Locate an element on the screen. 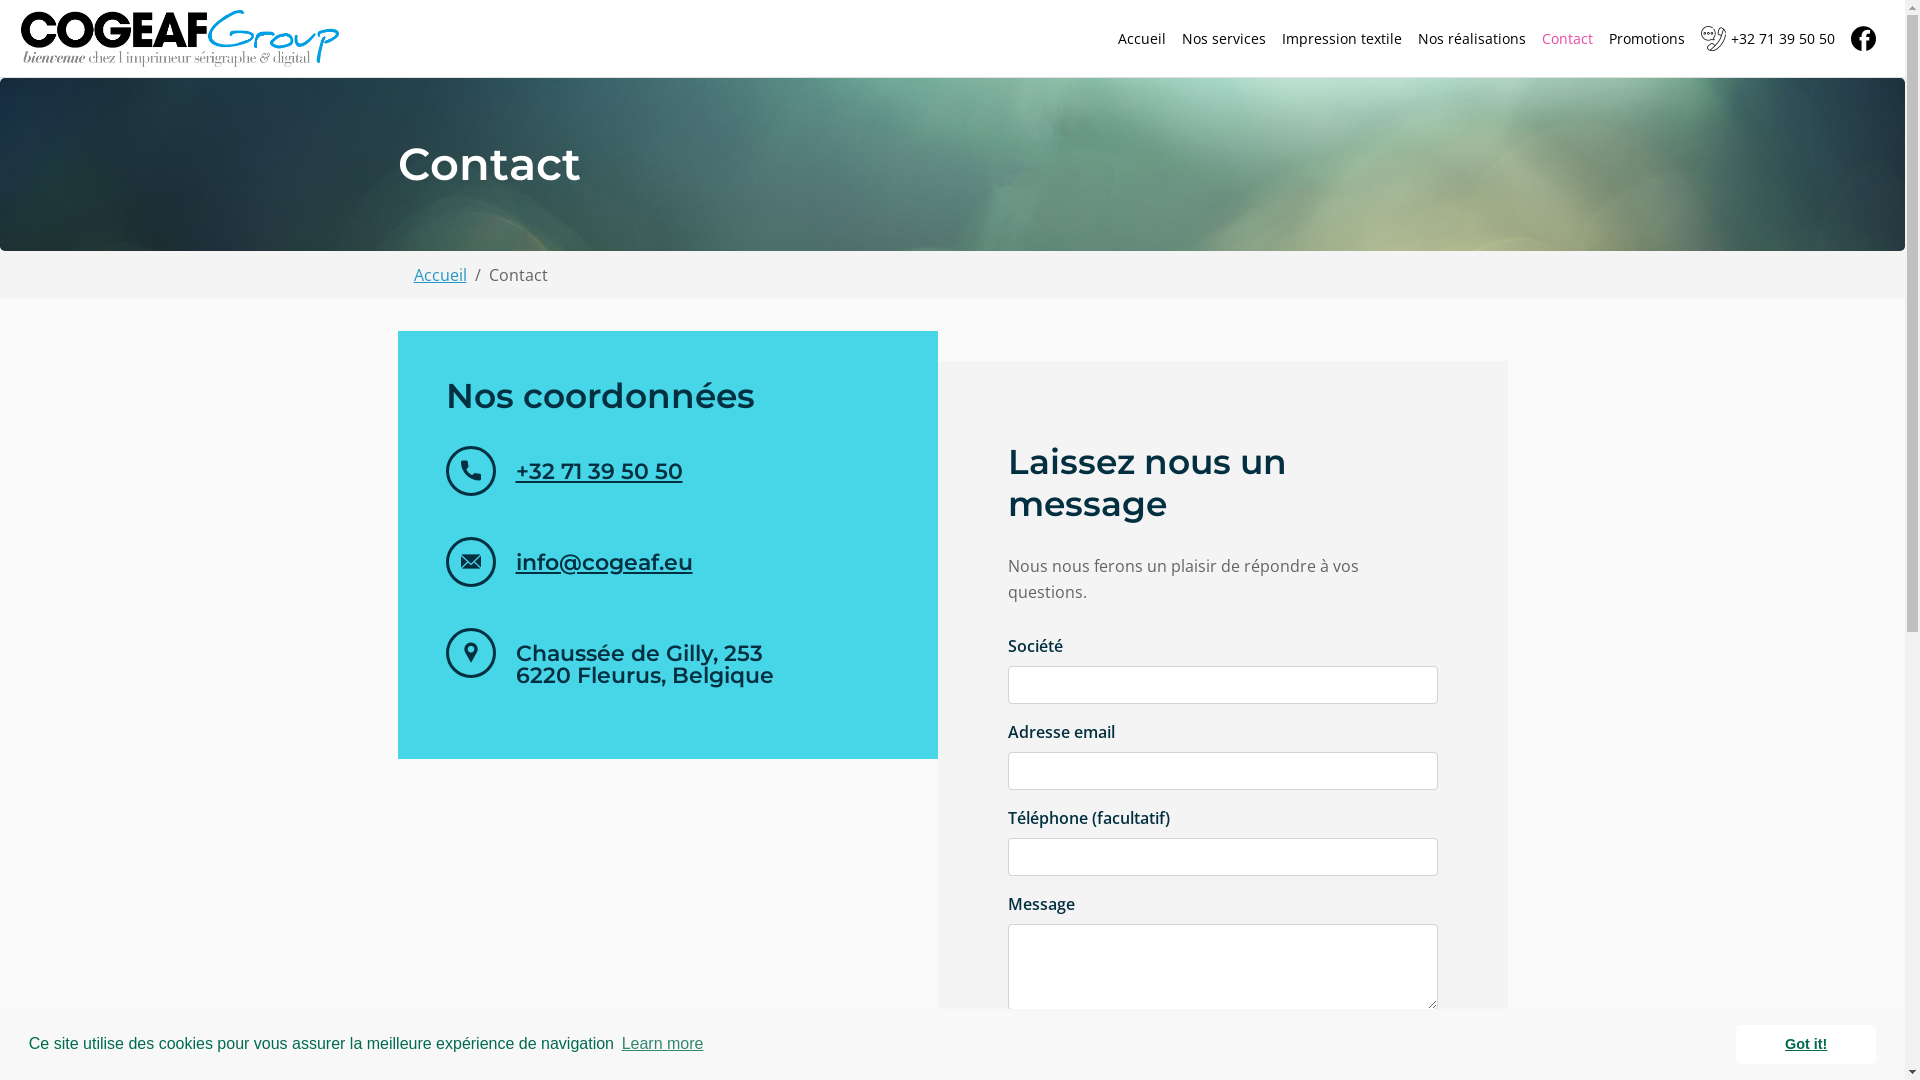 This screenshot has height=1080, width=1920. '+32 71 39 50 50' is located at coordinates (515, 471).